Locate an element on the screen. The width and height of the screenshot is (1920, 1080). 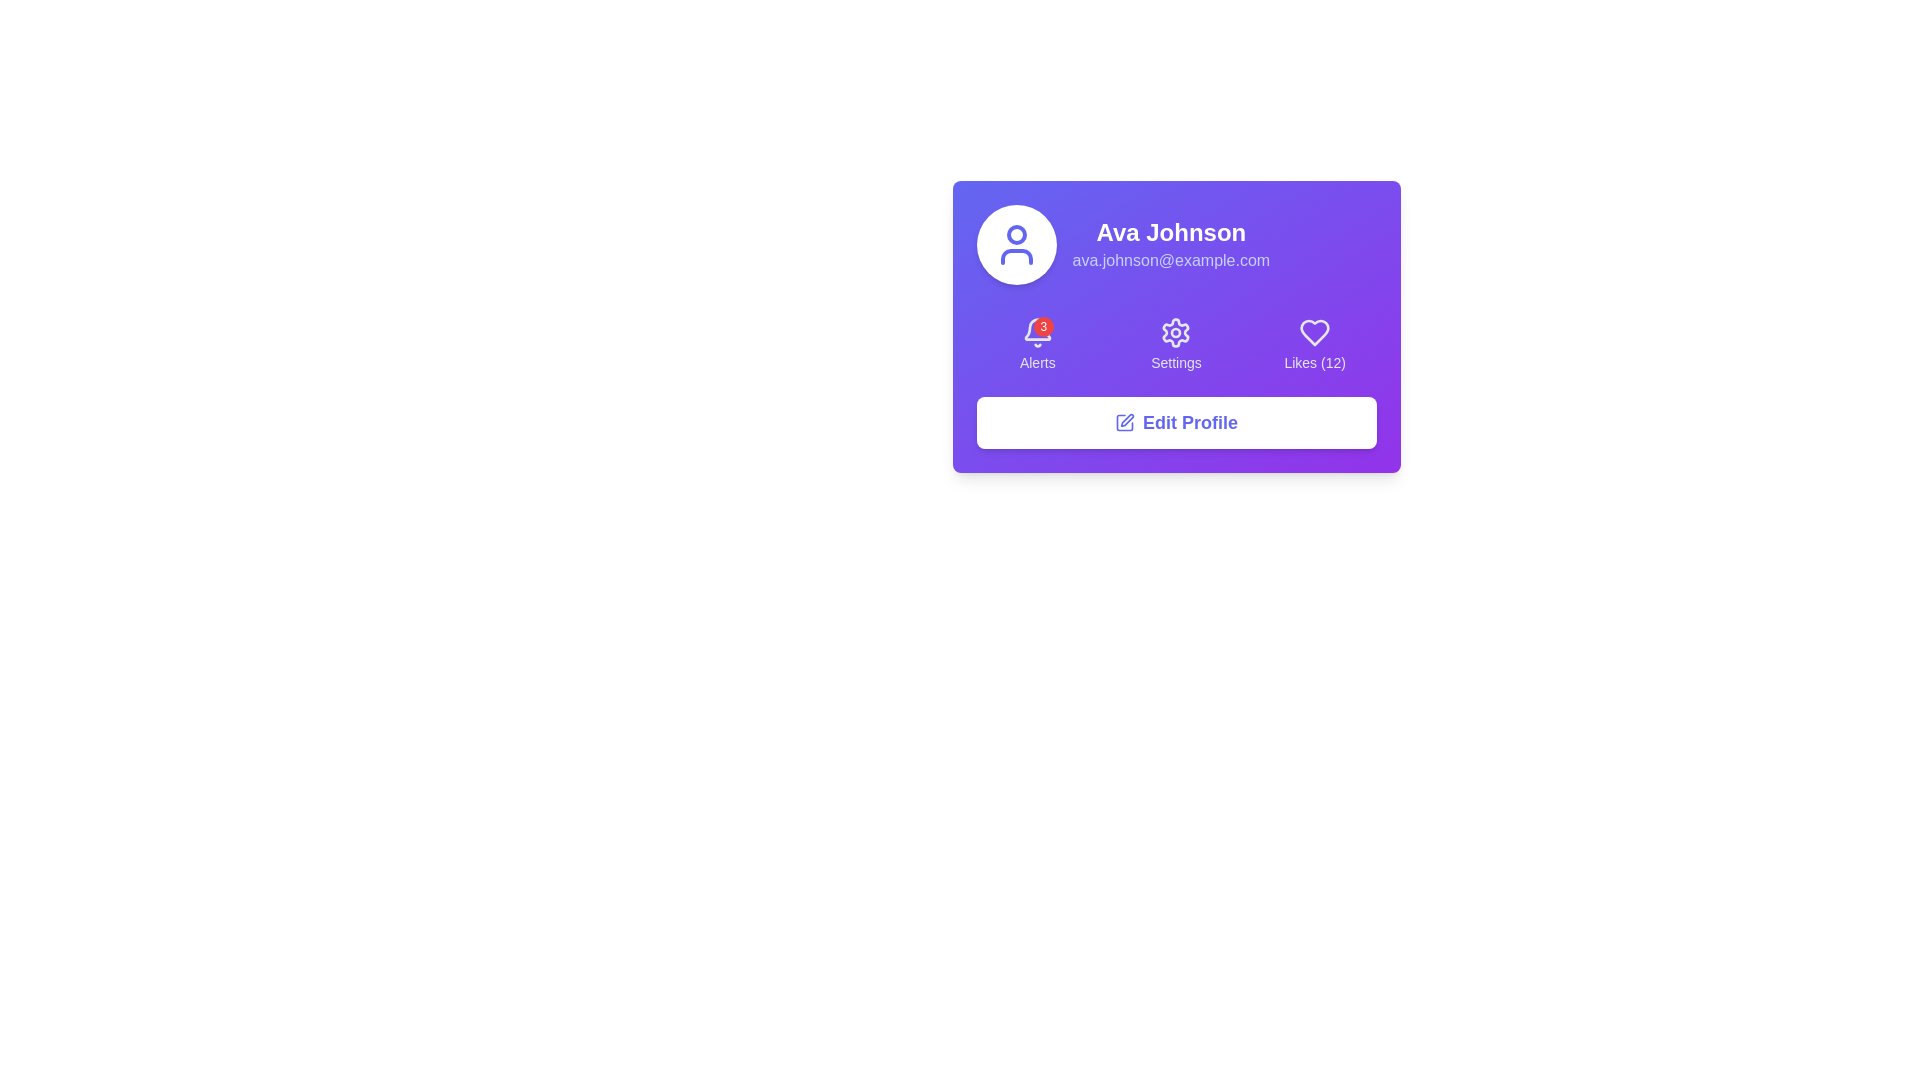
the 'Alerts' section of the multi-functional navigation bar, which features a bell icon and is styled with a gradient background is located at coordinates (1176, 343).